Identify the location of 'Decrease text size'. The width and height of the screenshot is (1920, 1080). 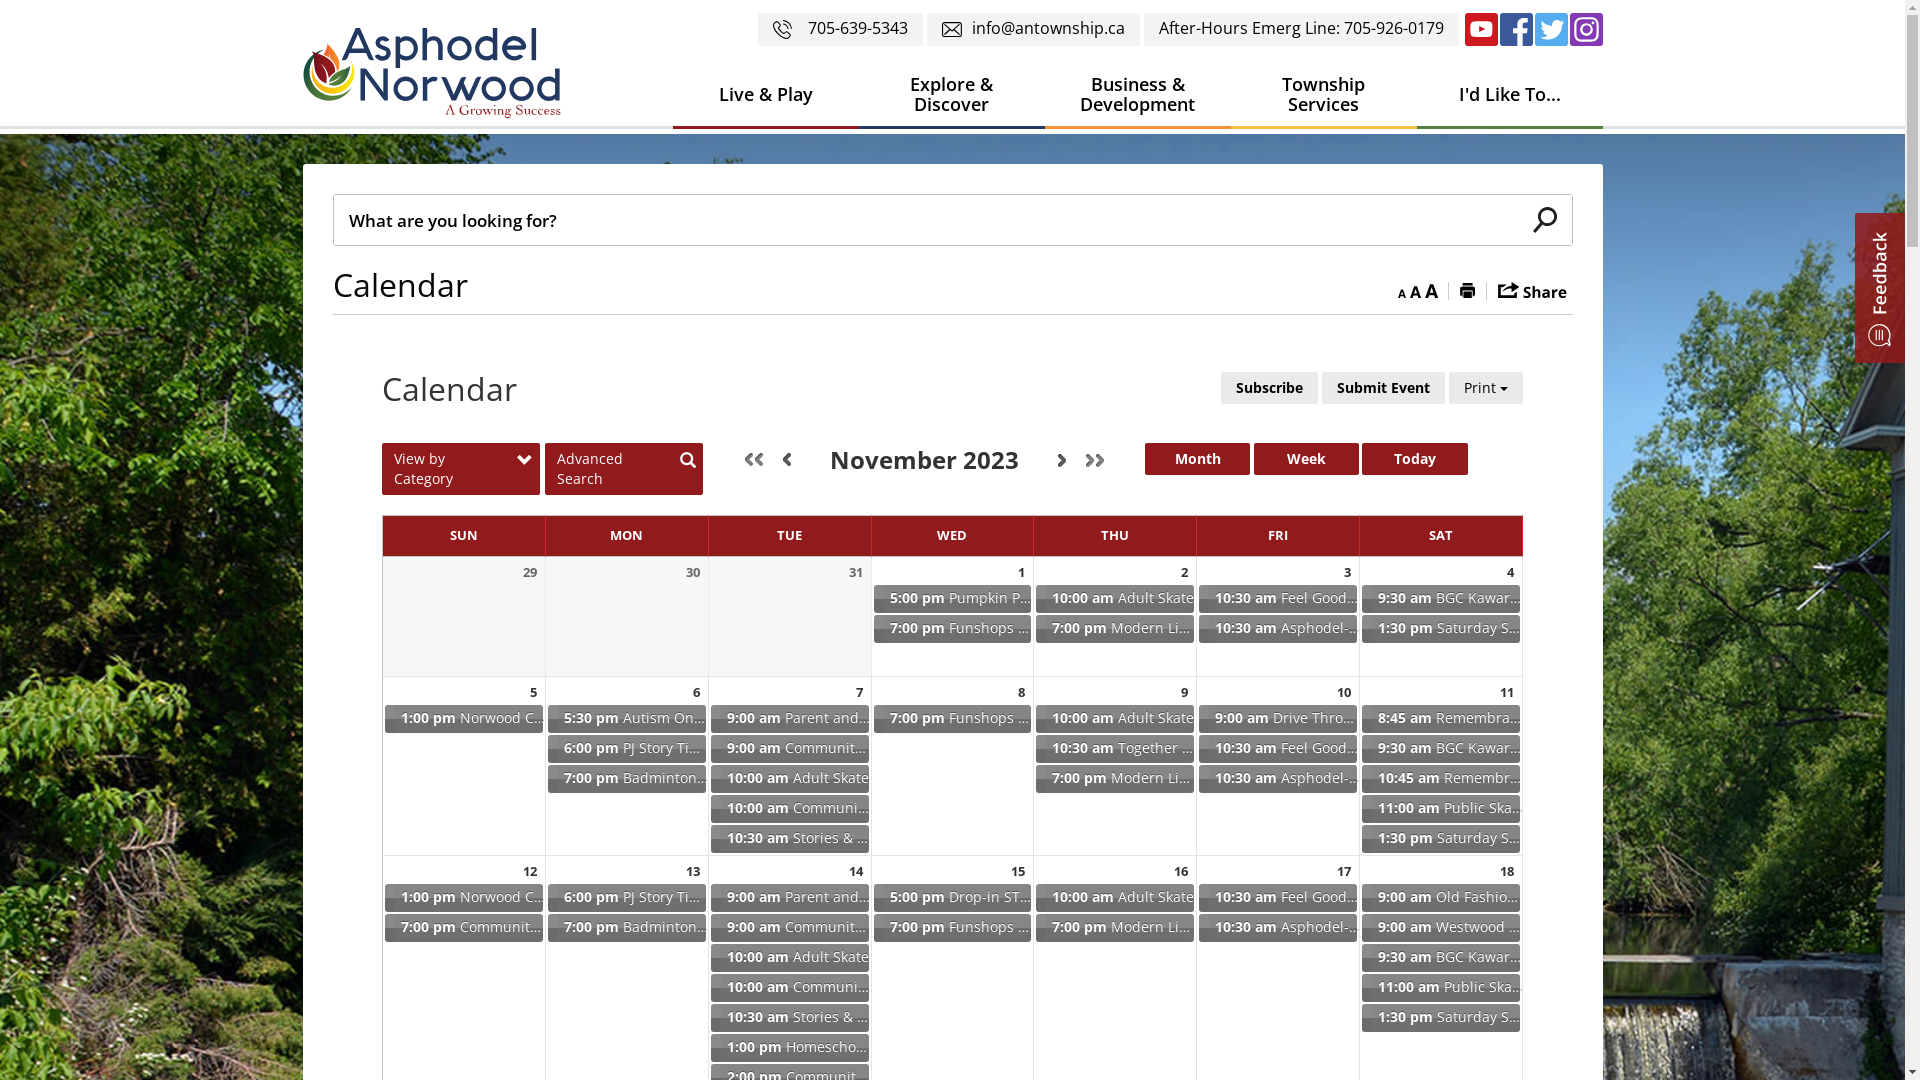
(1400, 289).